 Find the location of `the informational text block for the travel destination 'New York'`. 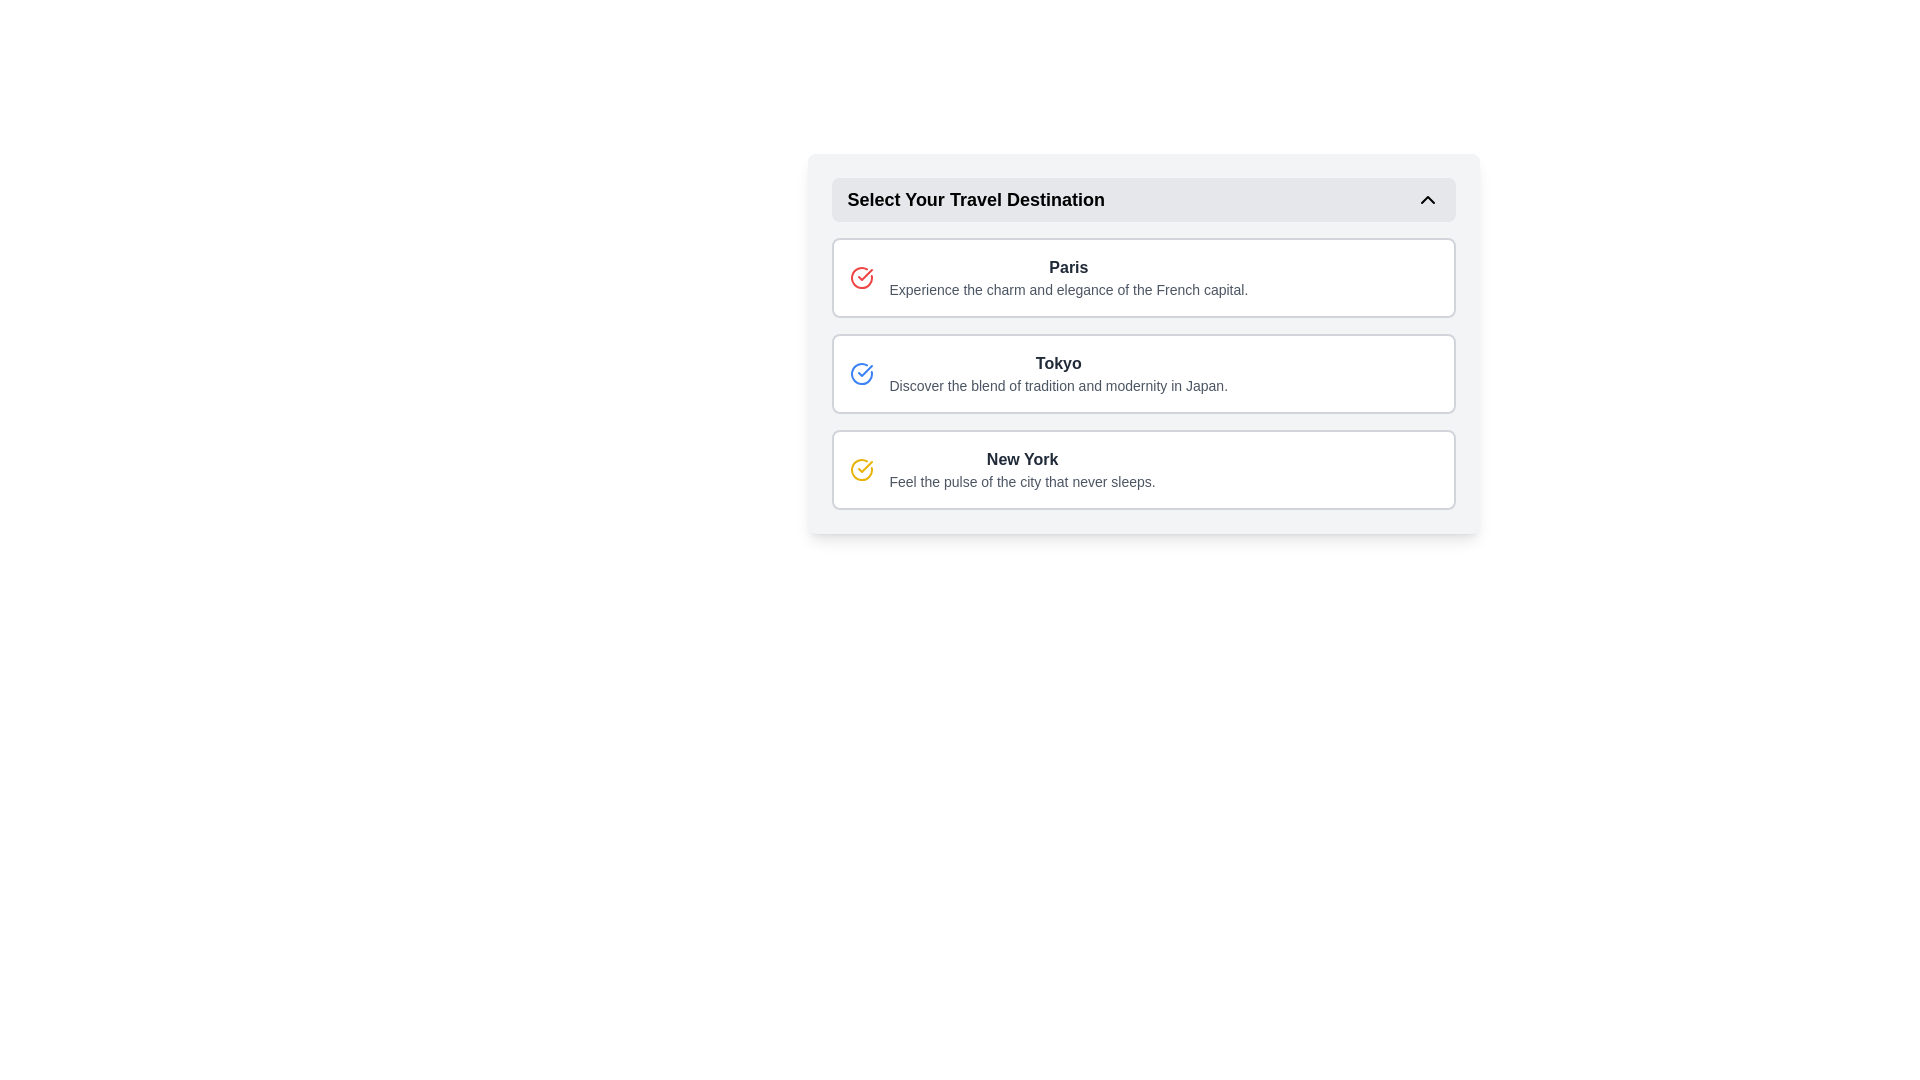

the informational text block for the travel destination 'New York' is located at coordinates (1022, 470).